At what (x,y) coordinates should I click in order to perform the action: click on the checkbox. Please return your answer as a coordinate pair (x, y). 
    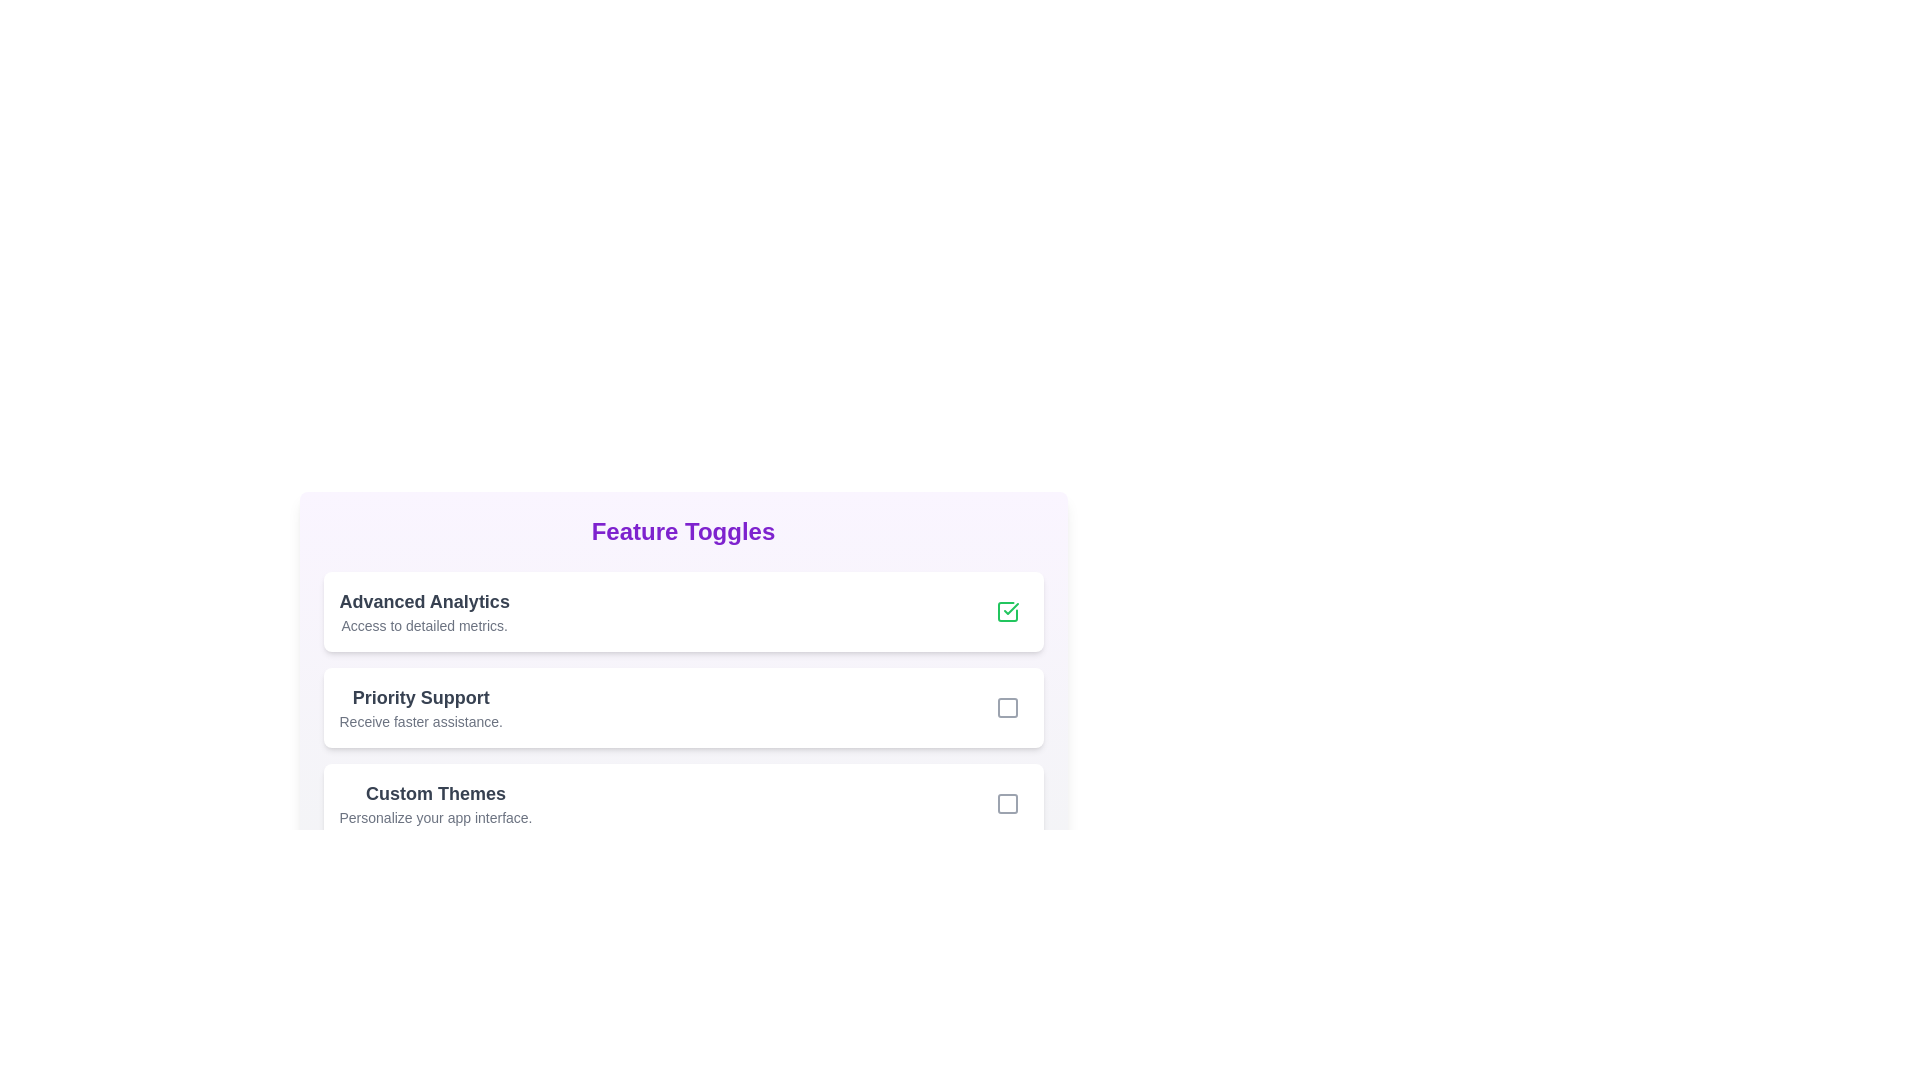
    Looking at the image, I should click on (1007, 611).